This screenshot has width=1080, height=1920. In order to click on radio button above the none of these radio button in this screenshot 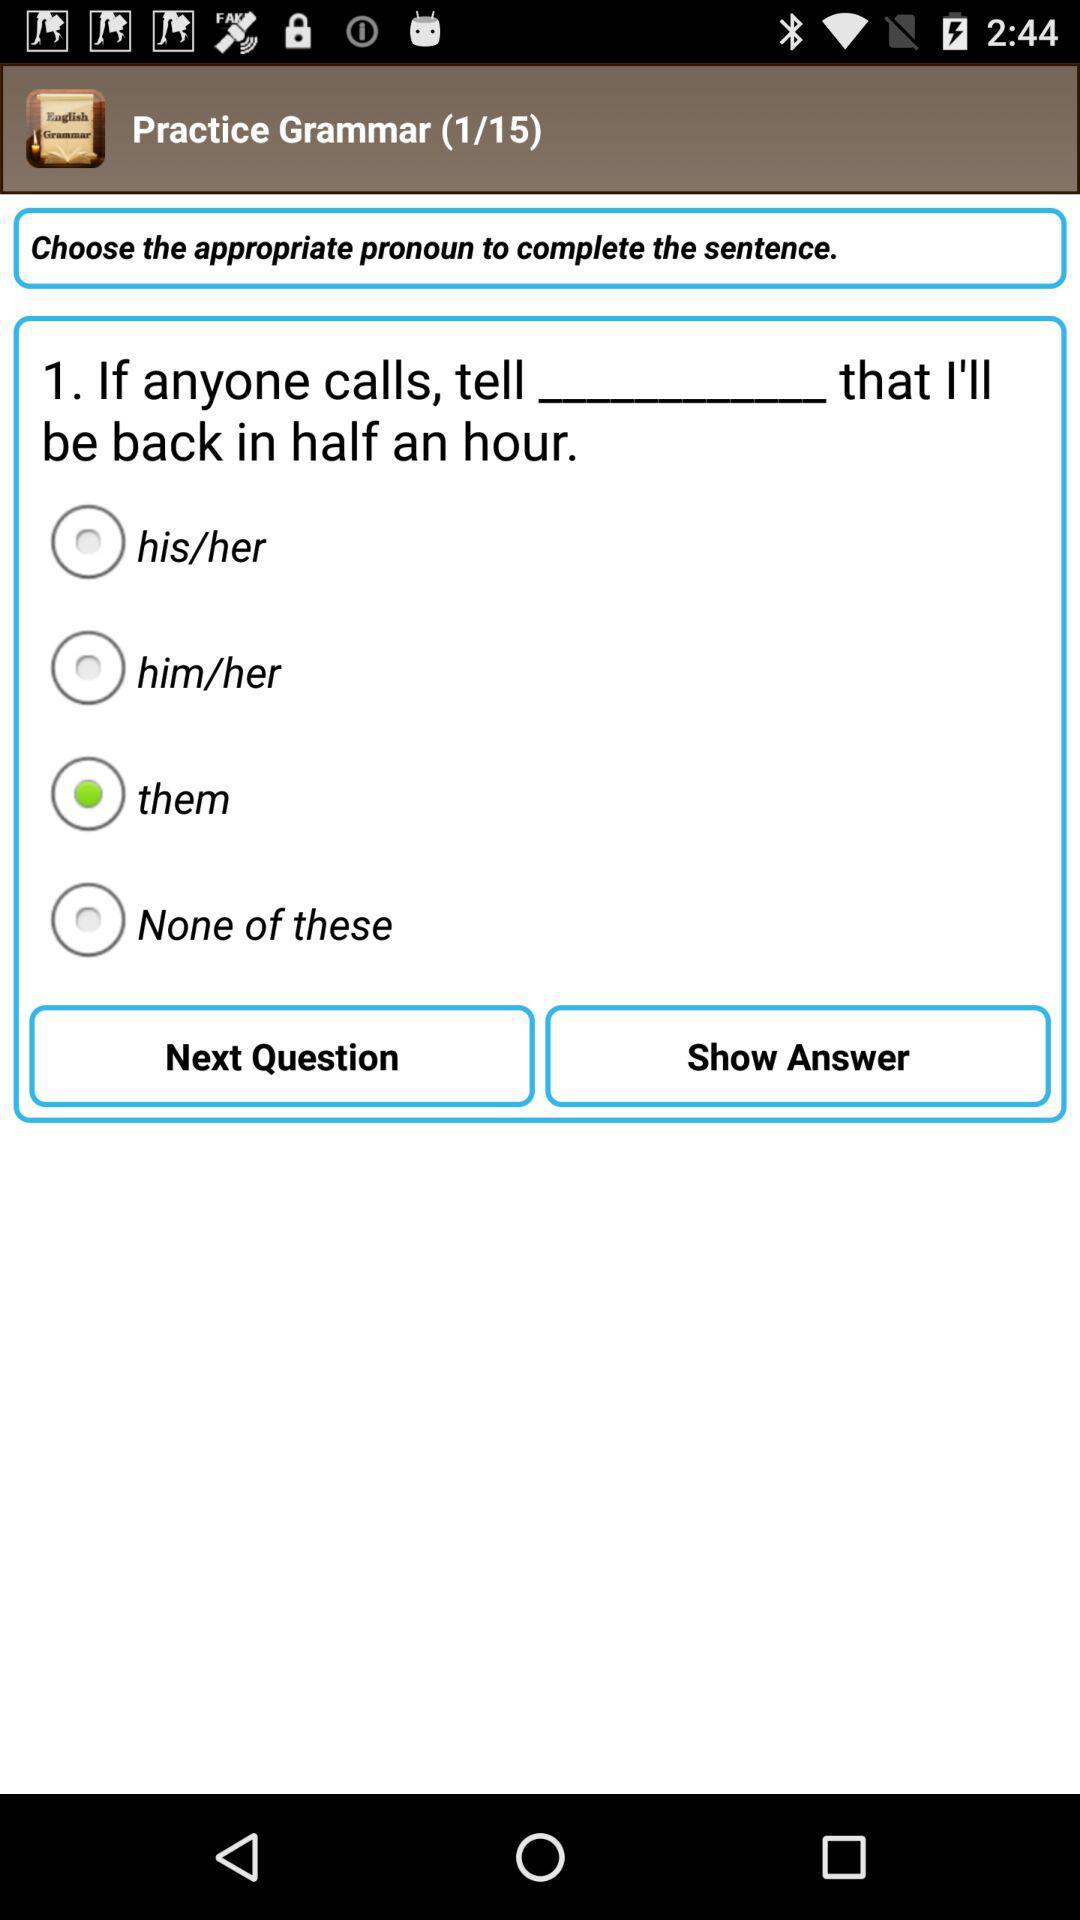, I will do `click(134, 796)`.